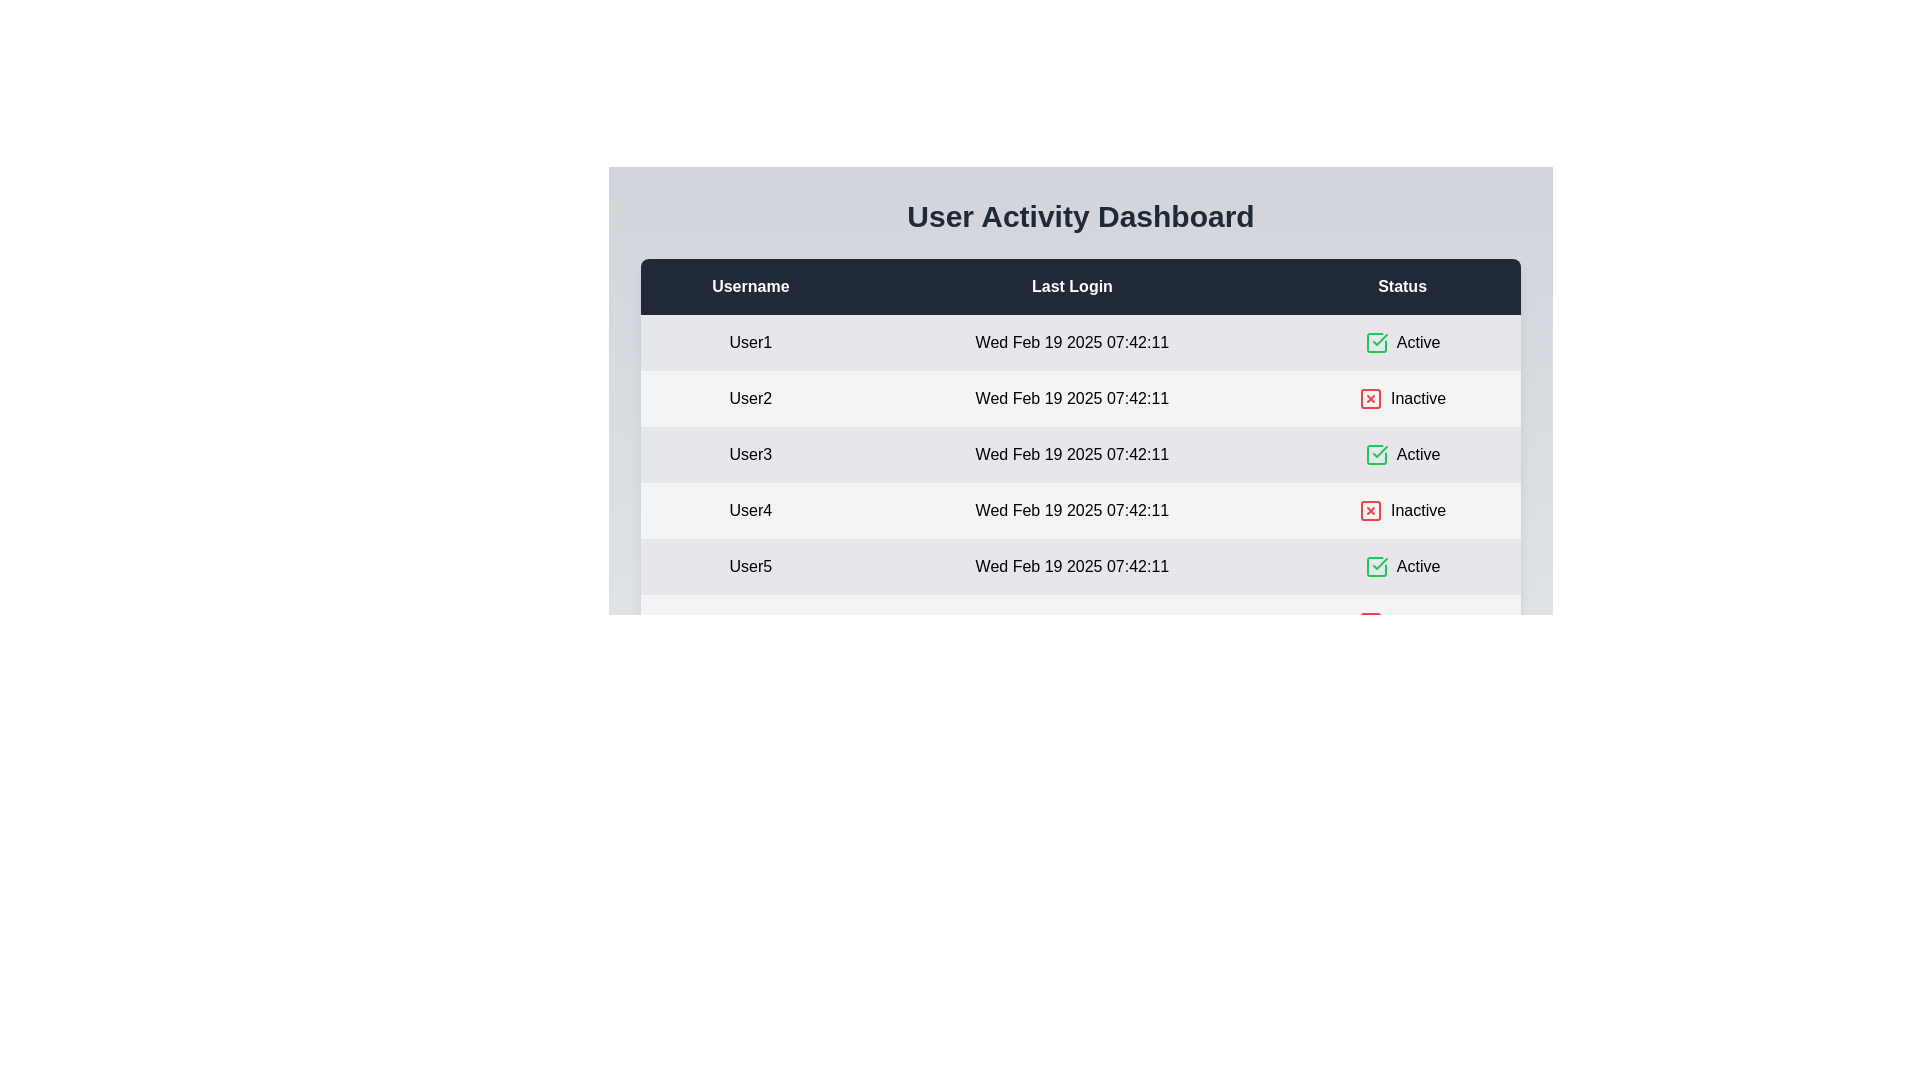 The height and width of the screenshot is (1080, 1920). Describe the element at coordinates (1370, 398) in the screenshot. I see `the status icon for user User2` at that location.